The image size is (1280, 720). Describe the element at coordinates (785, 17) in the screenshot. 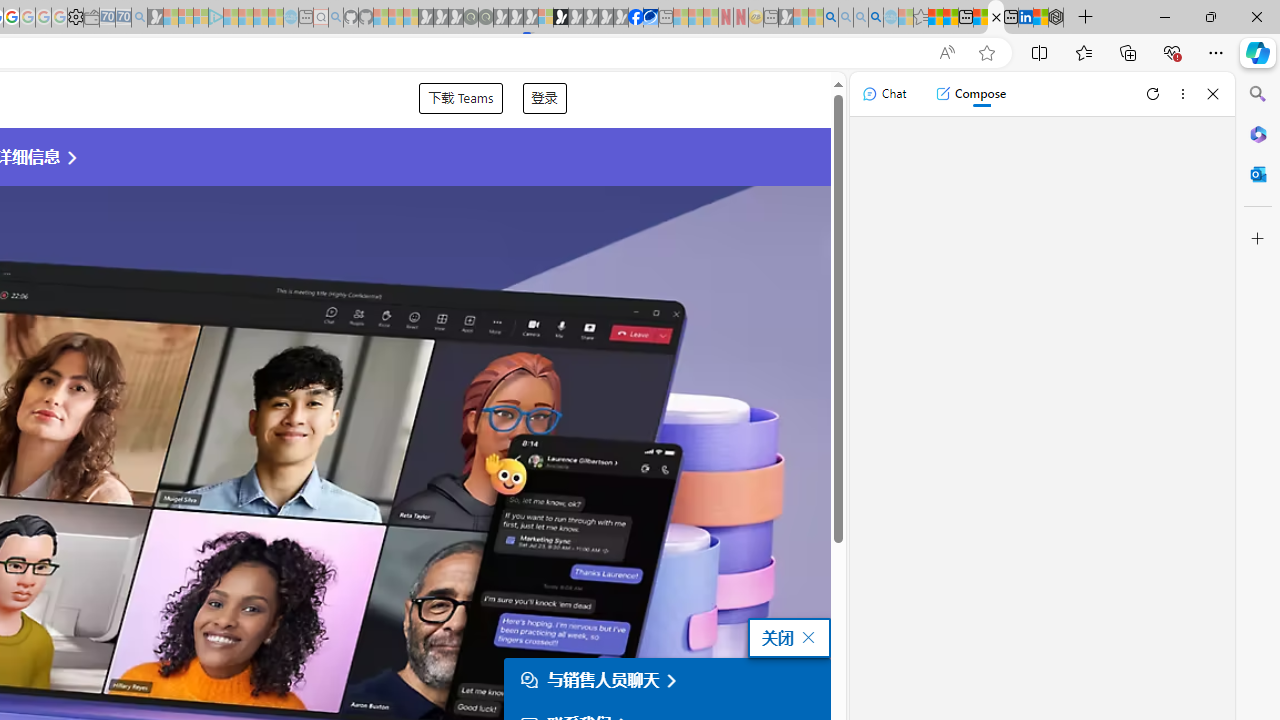

I see `'MSN - Sleeping'` at that location.